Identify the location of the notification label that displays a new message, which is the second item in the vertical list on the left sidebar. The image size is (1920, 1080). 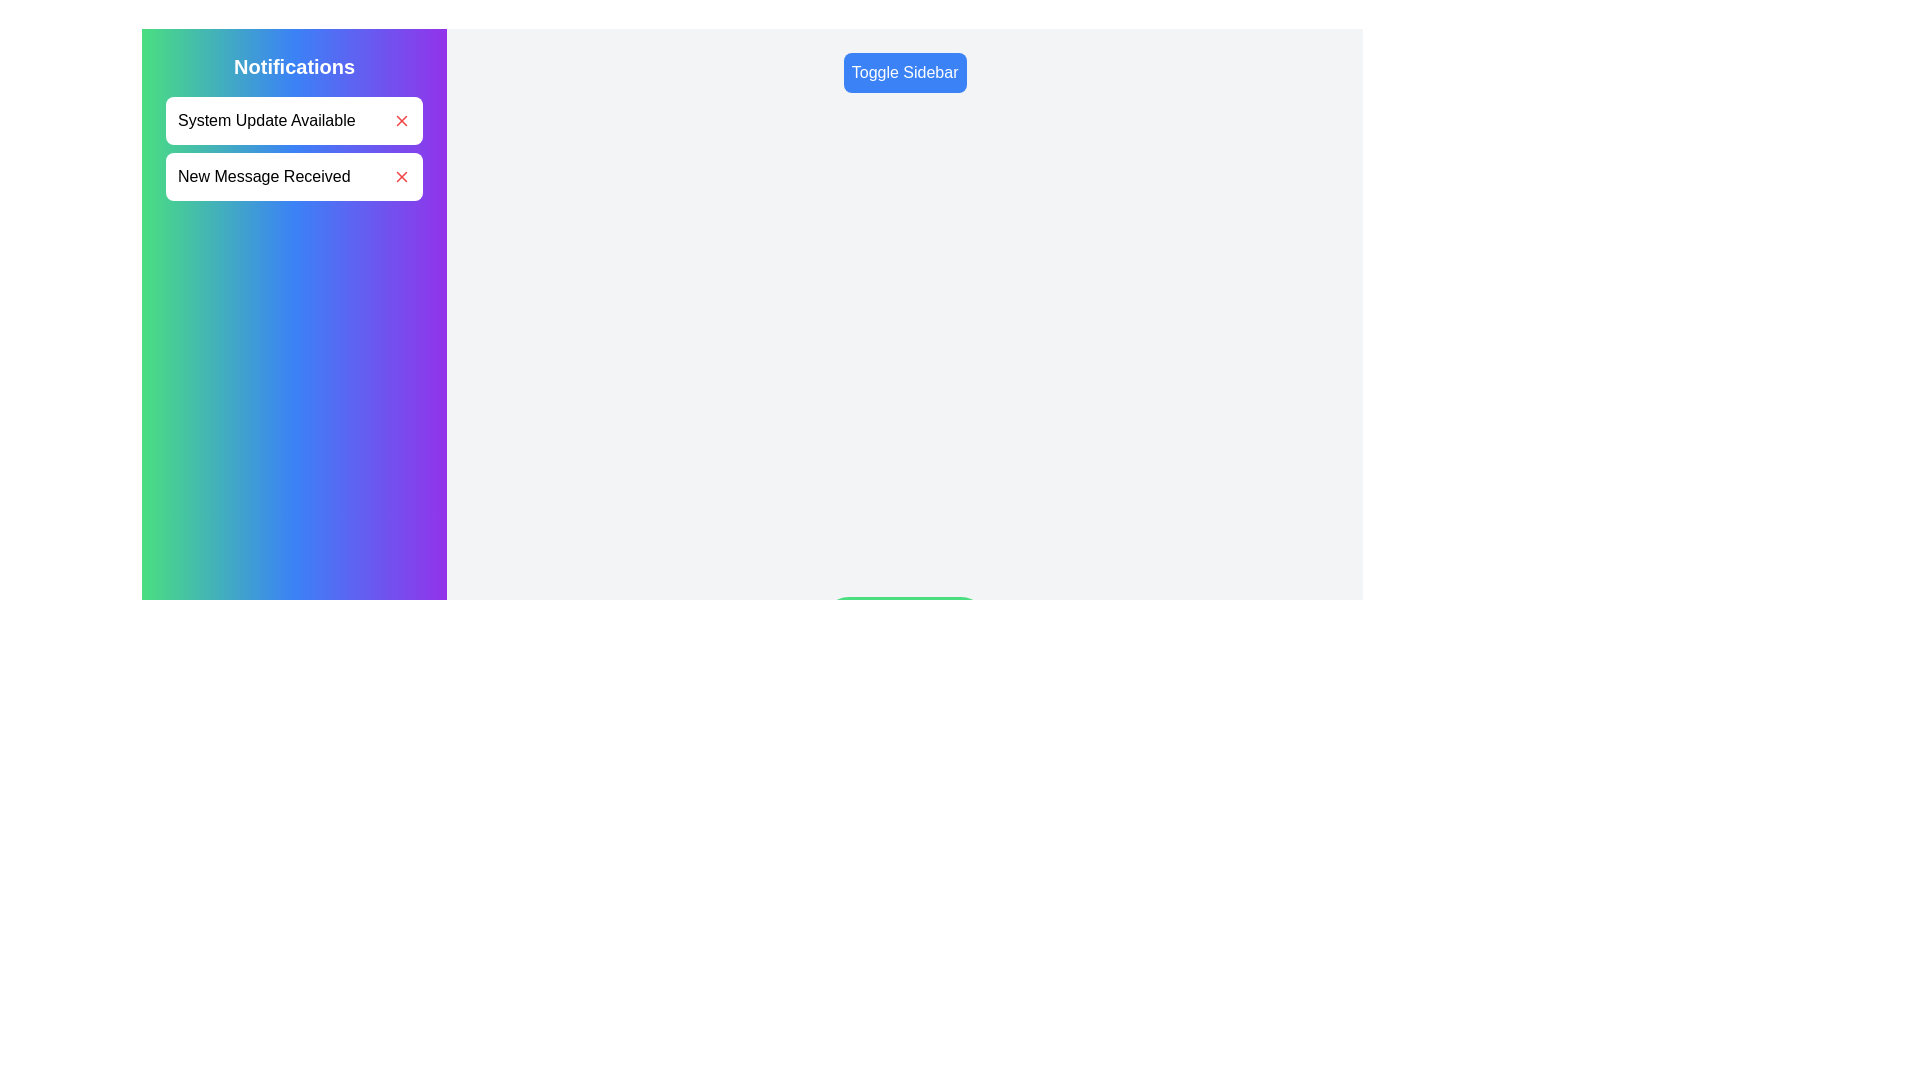
(263, 176).